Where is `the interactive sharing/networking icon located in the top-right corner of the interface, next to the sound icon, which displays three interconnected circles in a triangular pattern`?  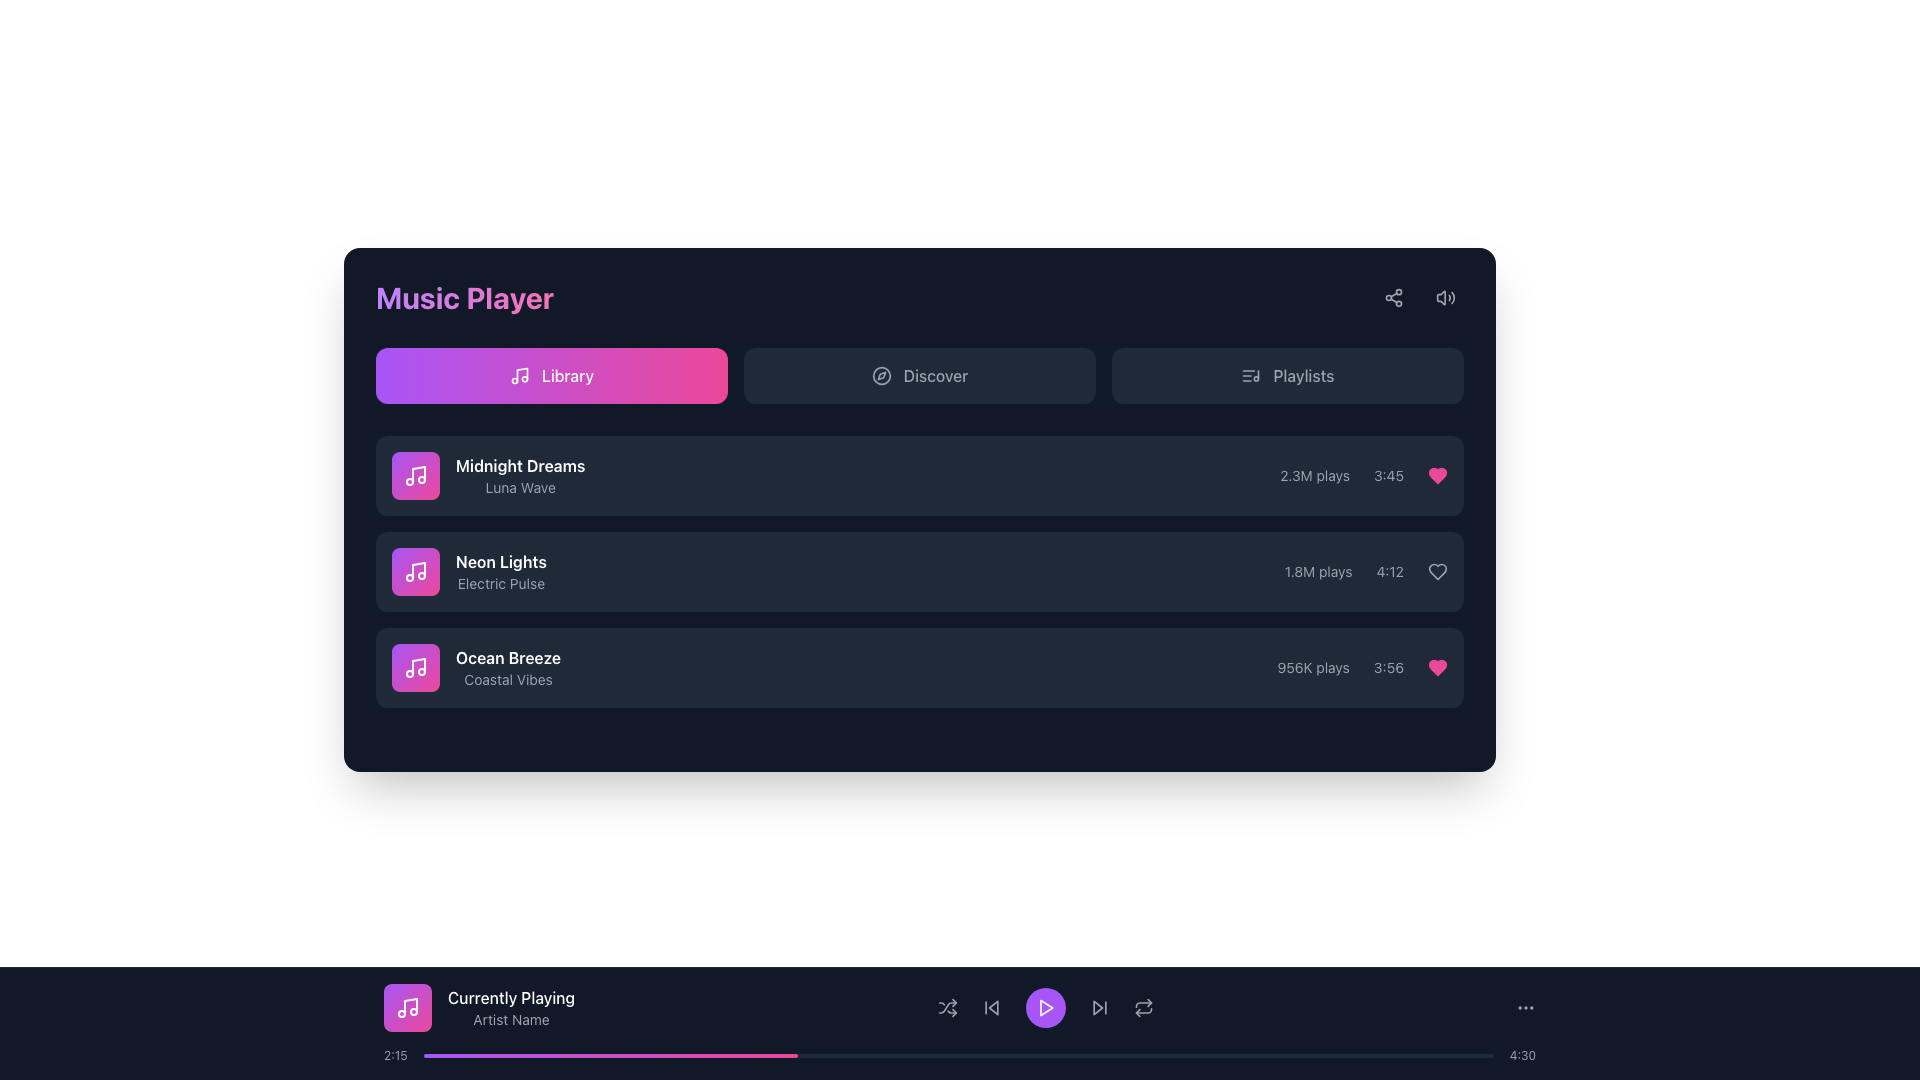 the interactive sharing/networking icon located in the top-right corner of the interface, next to the sound icon, which displays three interconnected circles in a triangular pattern is located at coordinates (1392, 297).